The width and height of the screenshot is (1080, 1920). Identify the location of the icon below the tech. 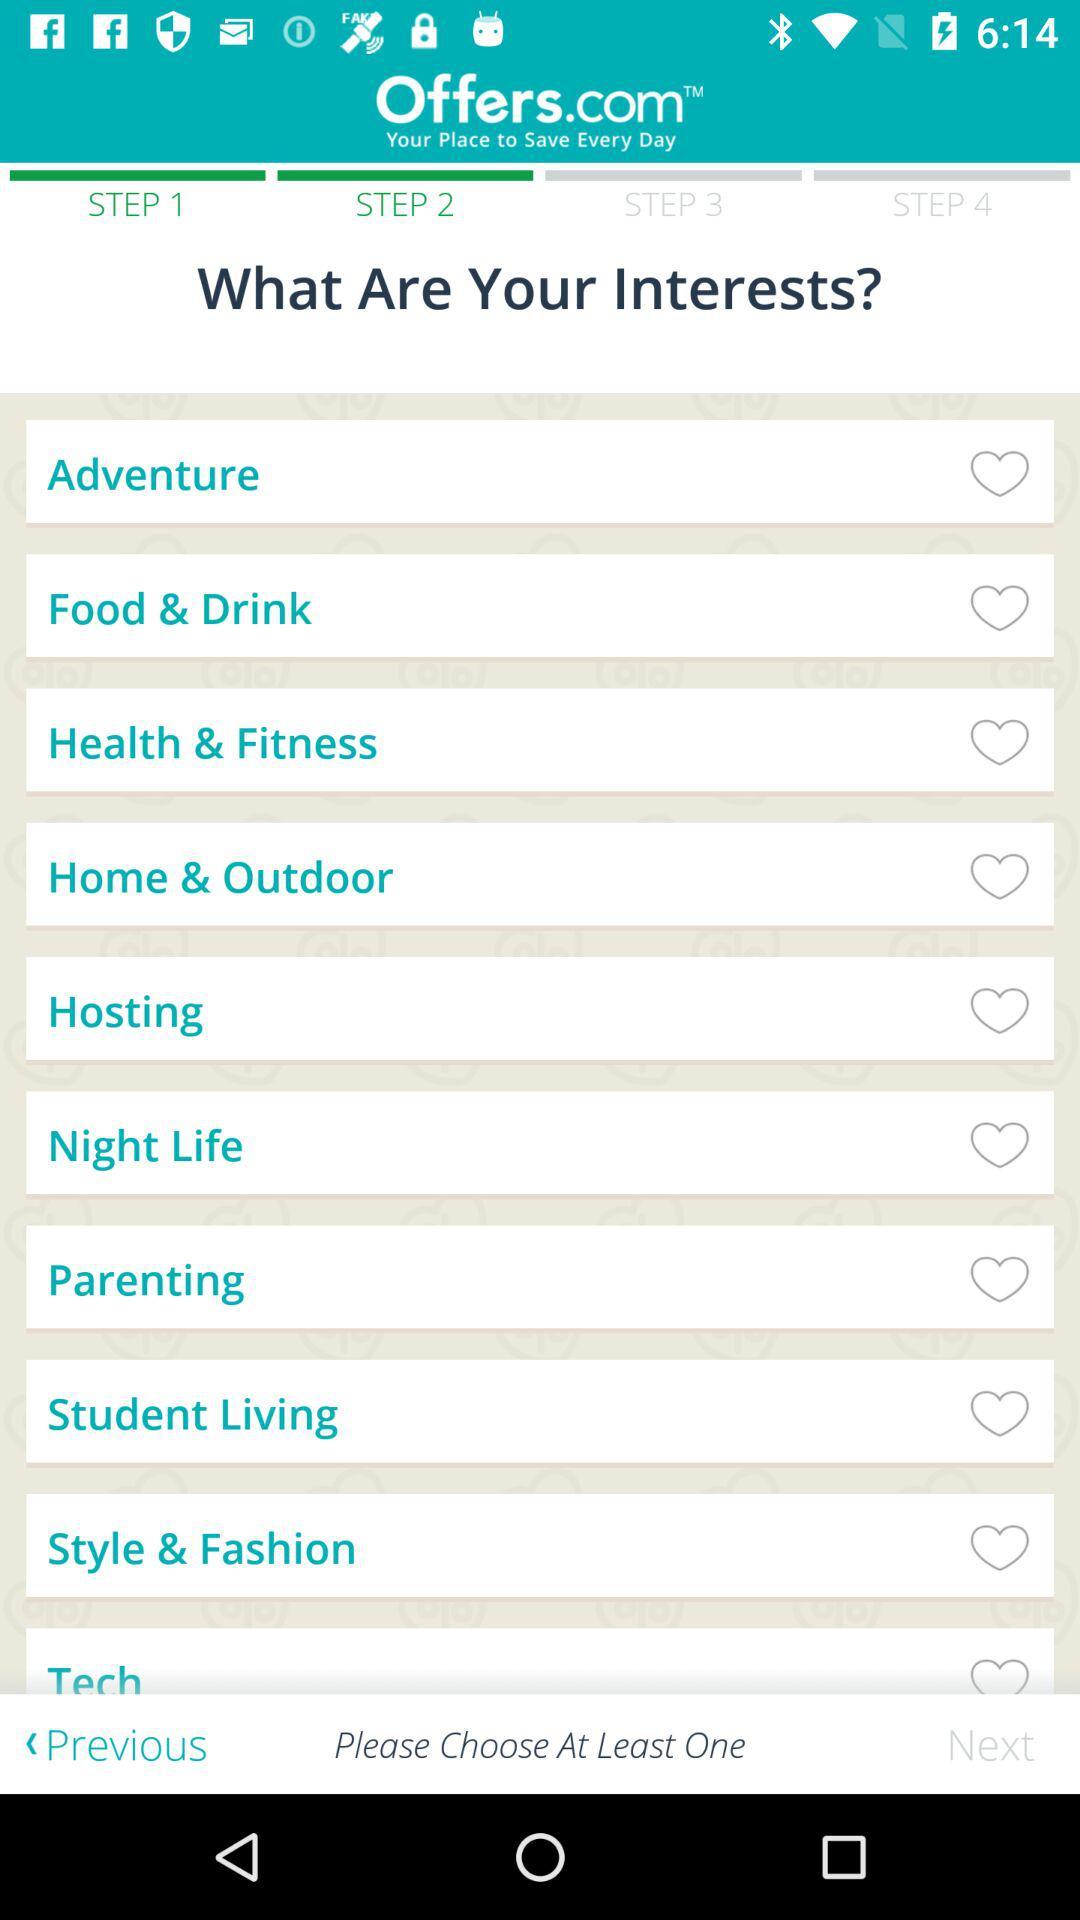
(1000, 1743).